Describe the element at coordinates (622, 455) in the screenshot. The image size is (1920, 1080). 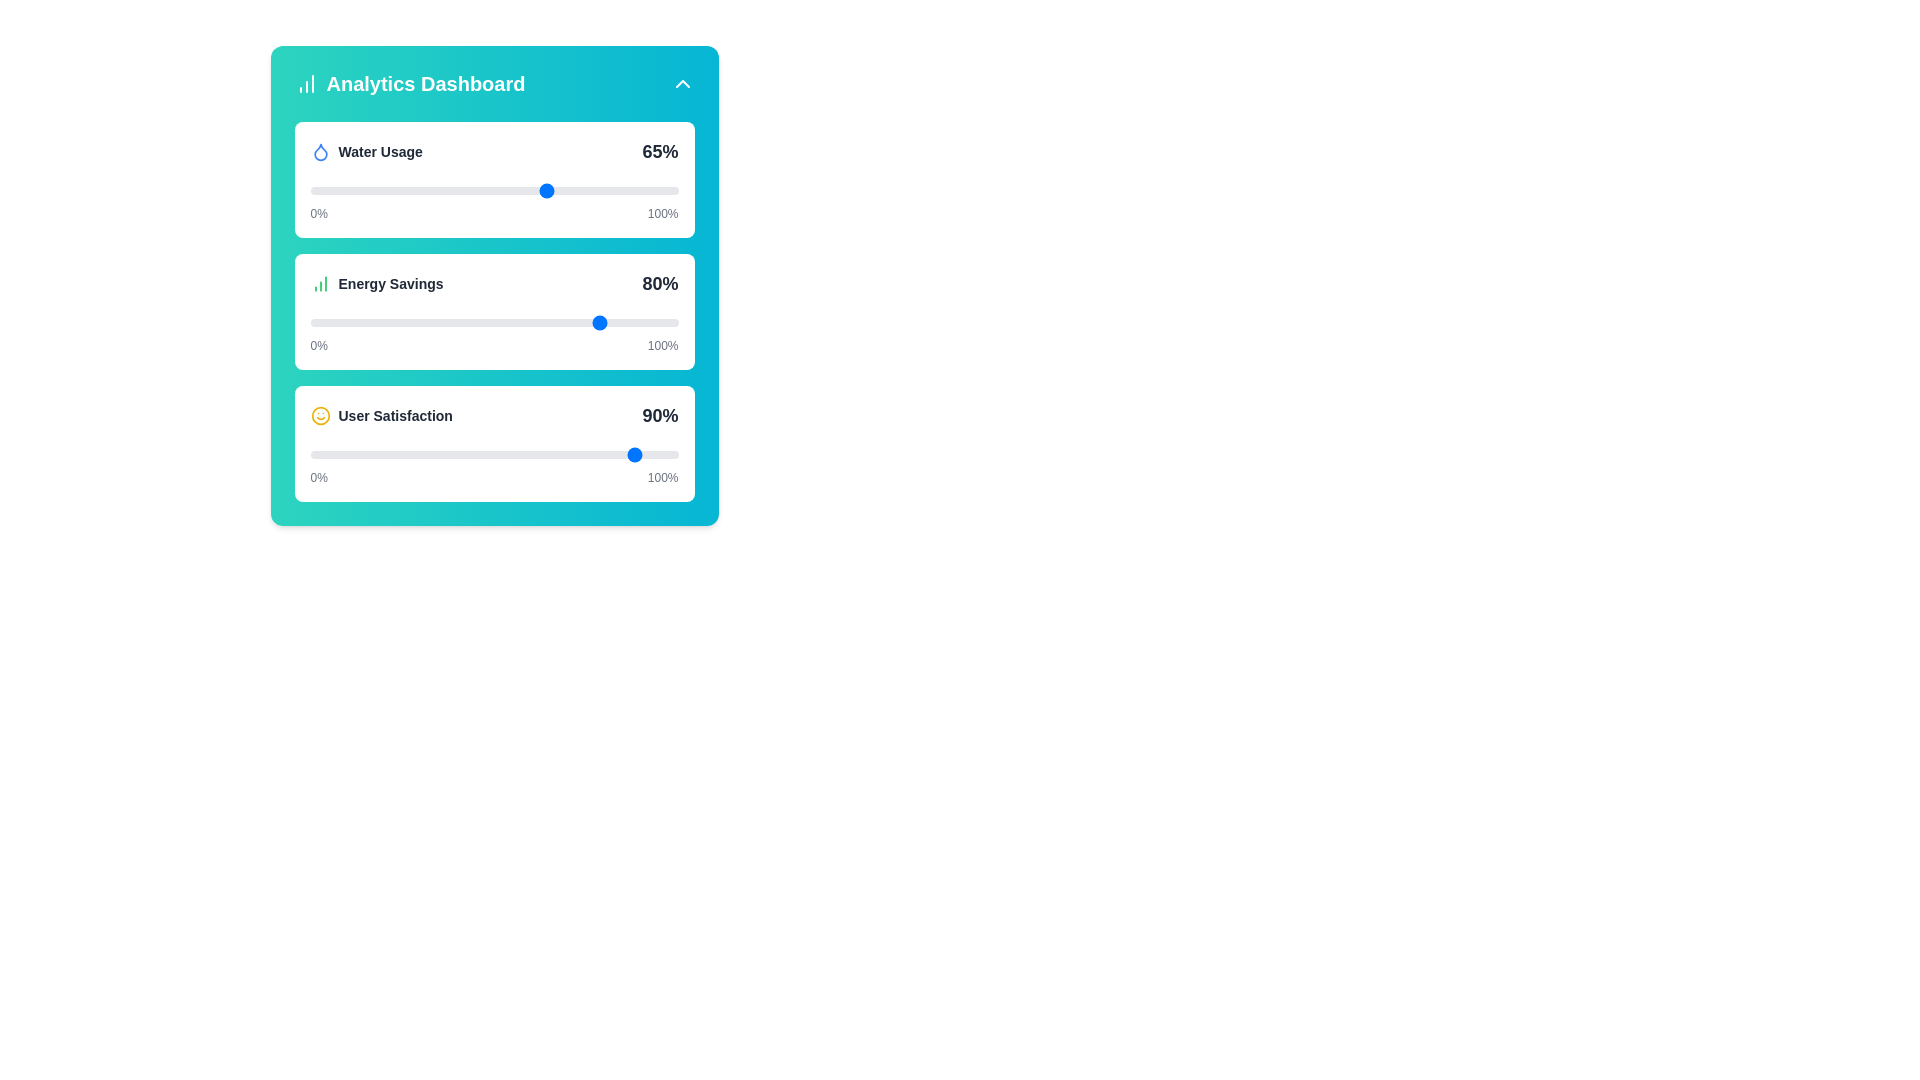
I see `User Satisfaction` at that location.